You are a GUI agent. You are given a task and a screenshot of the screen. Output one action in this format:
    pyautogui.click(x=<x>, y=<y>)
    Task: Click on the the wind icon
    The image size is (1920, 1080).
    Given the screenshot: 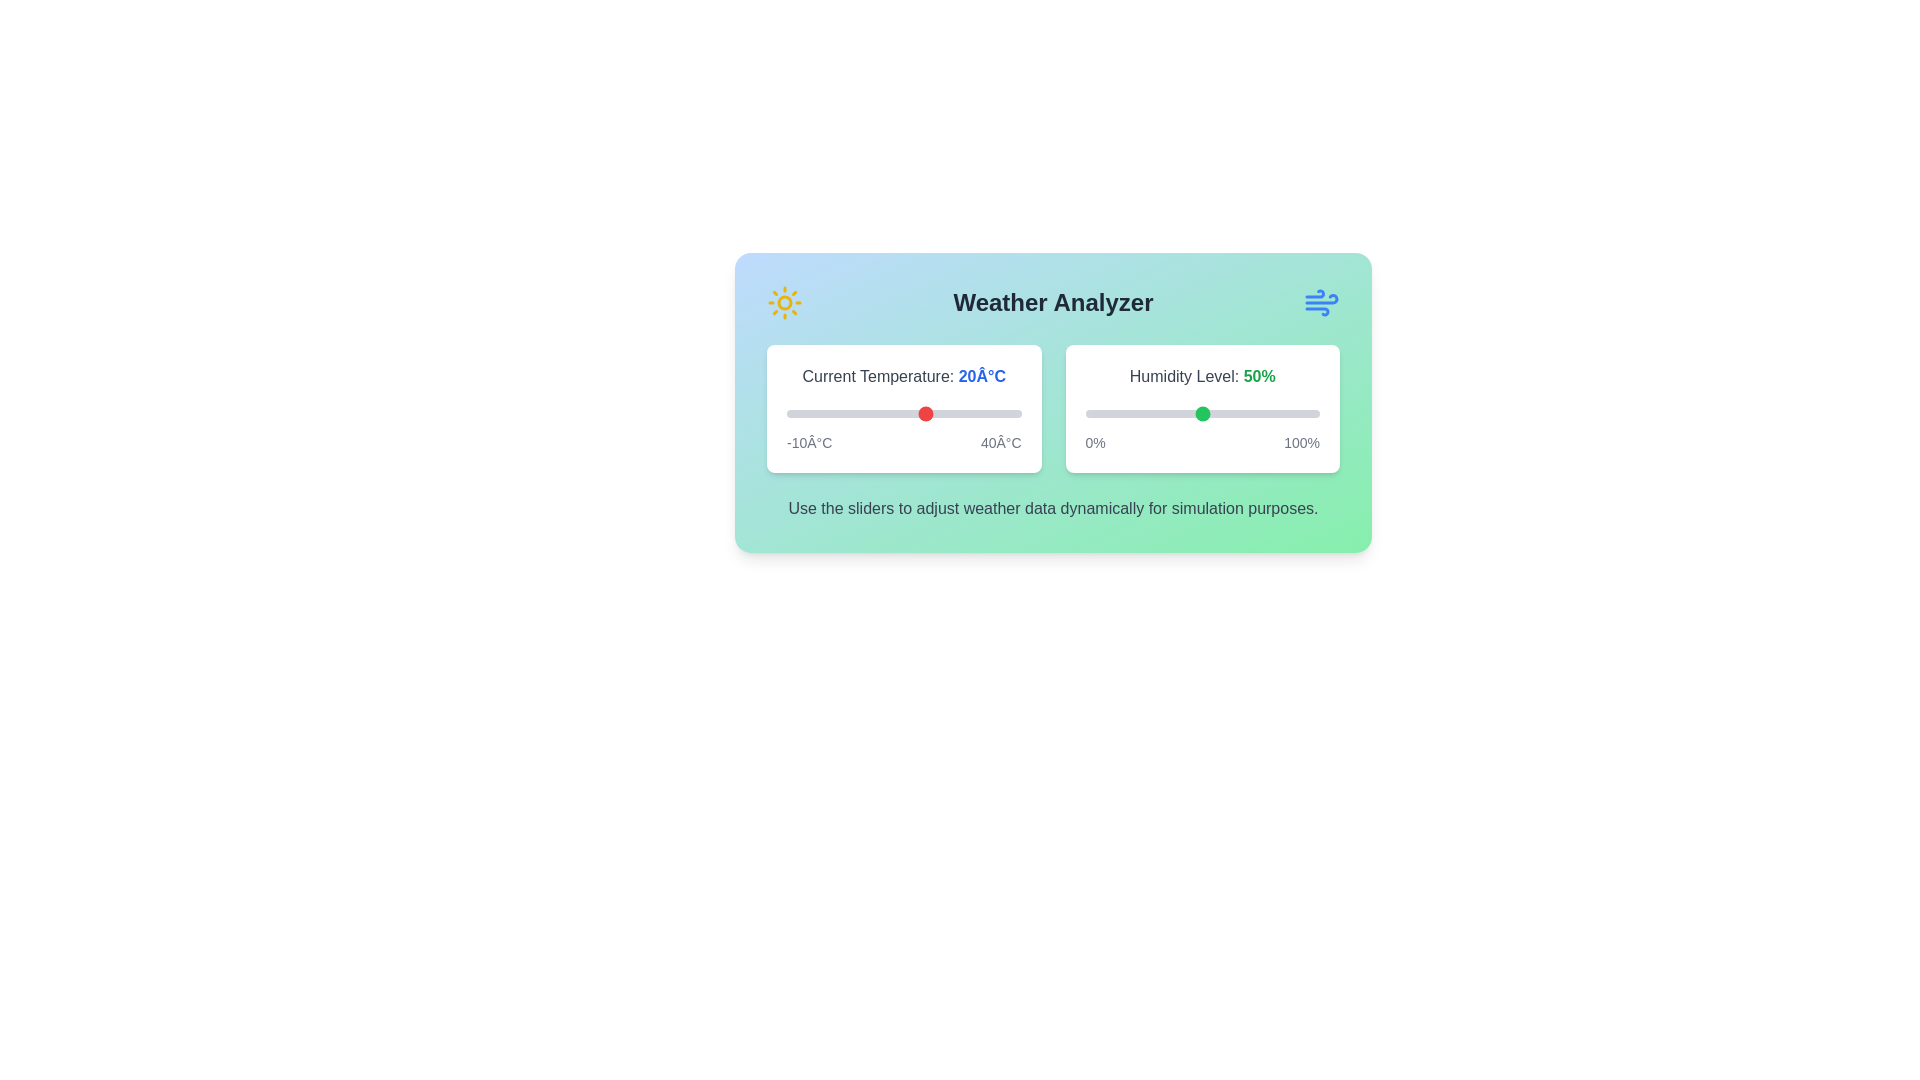 What is the action you would take?
    pyautogui.click(x=1321, y=303)
    